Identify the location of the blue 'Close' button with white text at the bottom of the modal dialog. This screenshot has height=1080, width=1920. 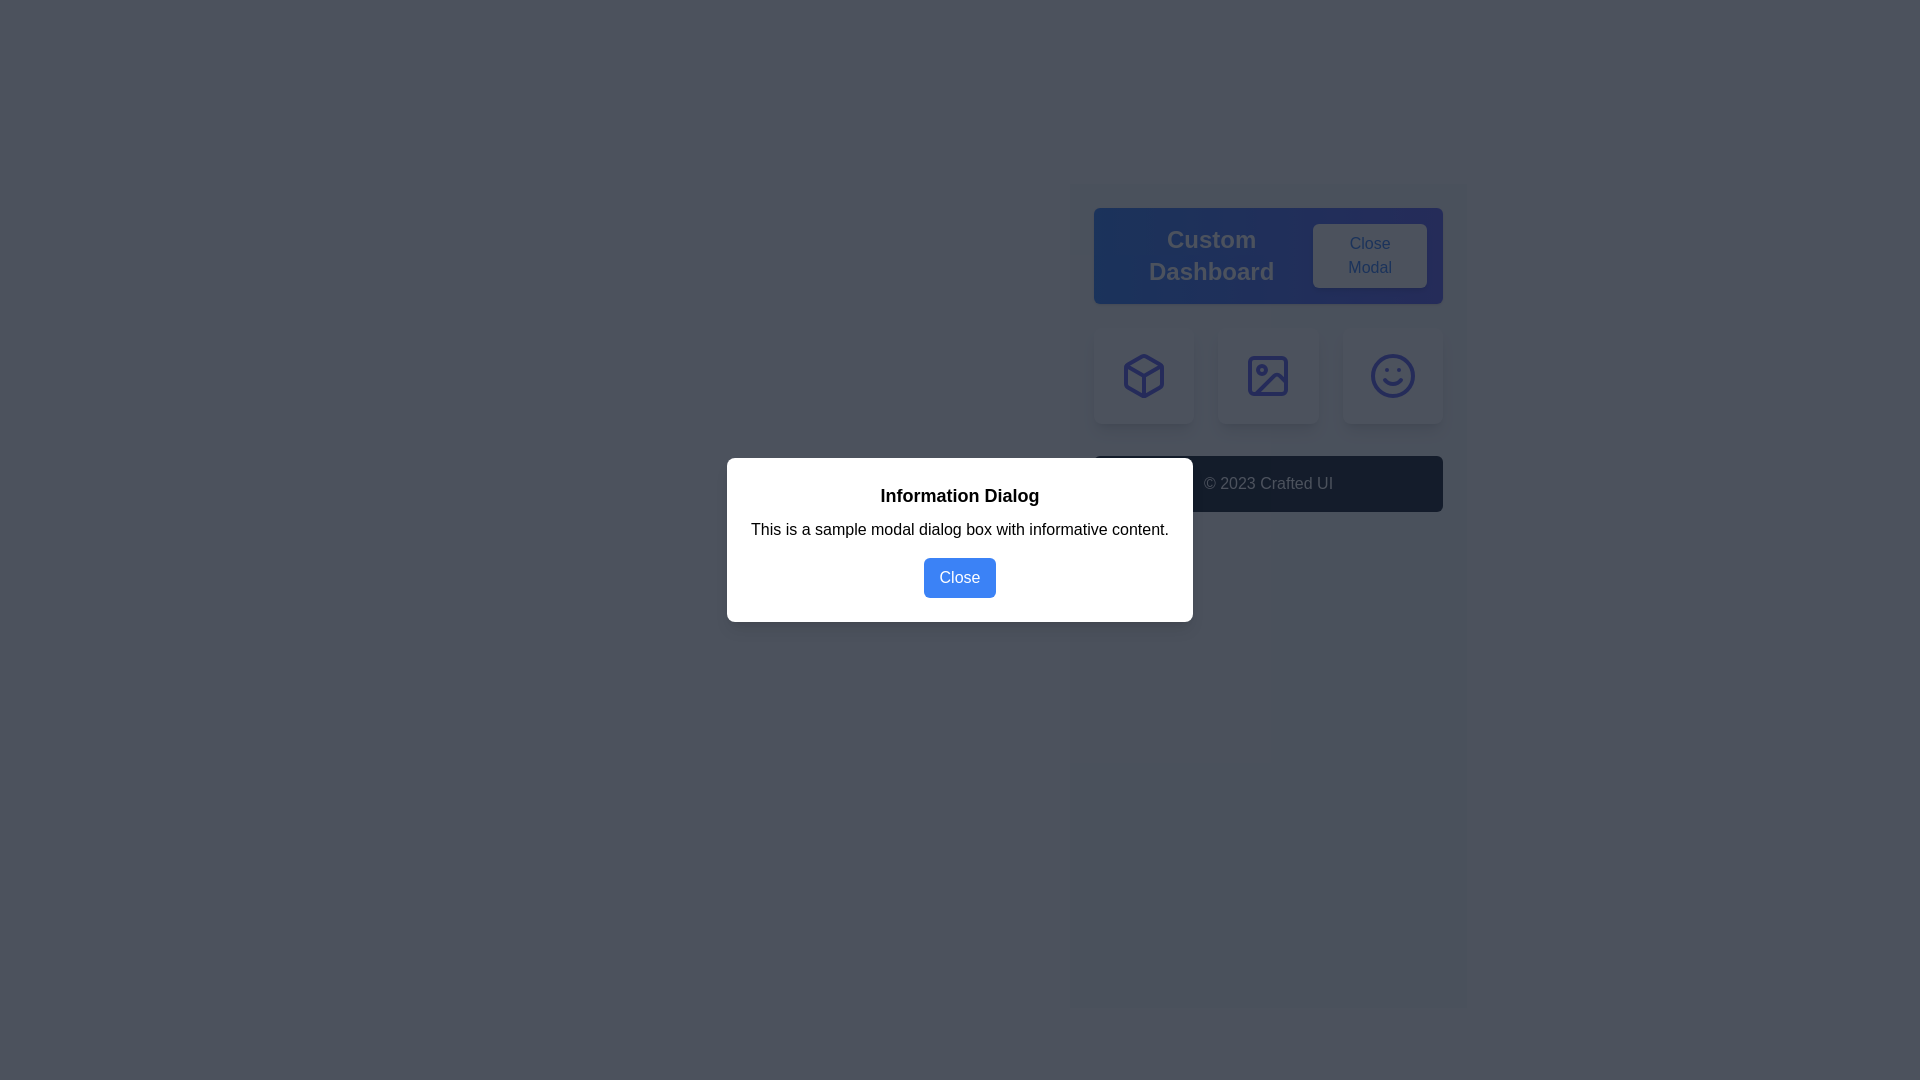
(960, 578).